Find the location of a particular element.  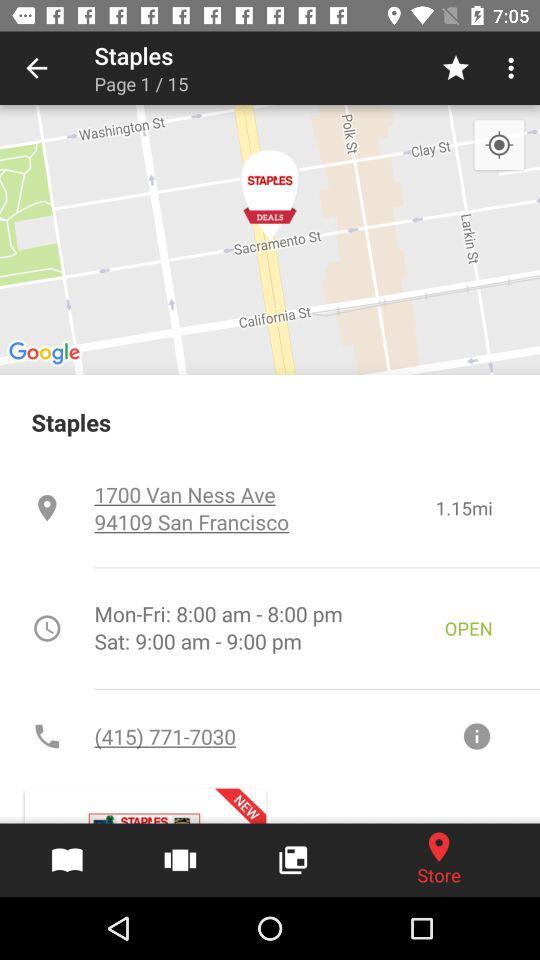

(415) 771-7030 icon is located at coordinates (276, 735).